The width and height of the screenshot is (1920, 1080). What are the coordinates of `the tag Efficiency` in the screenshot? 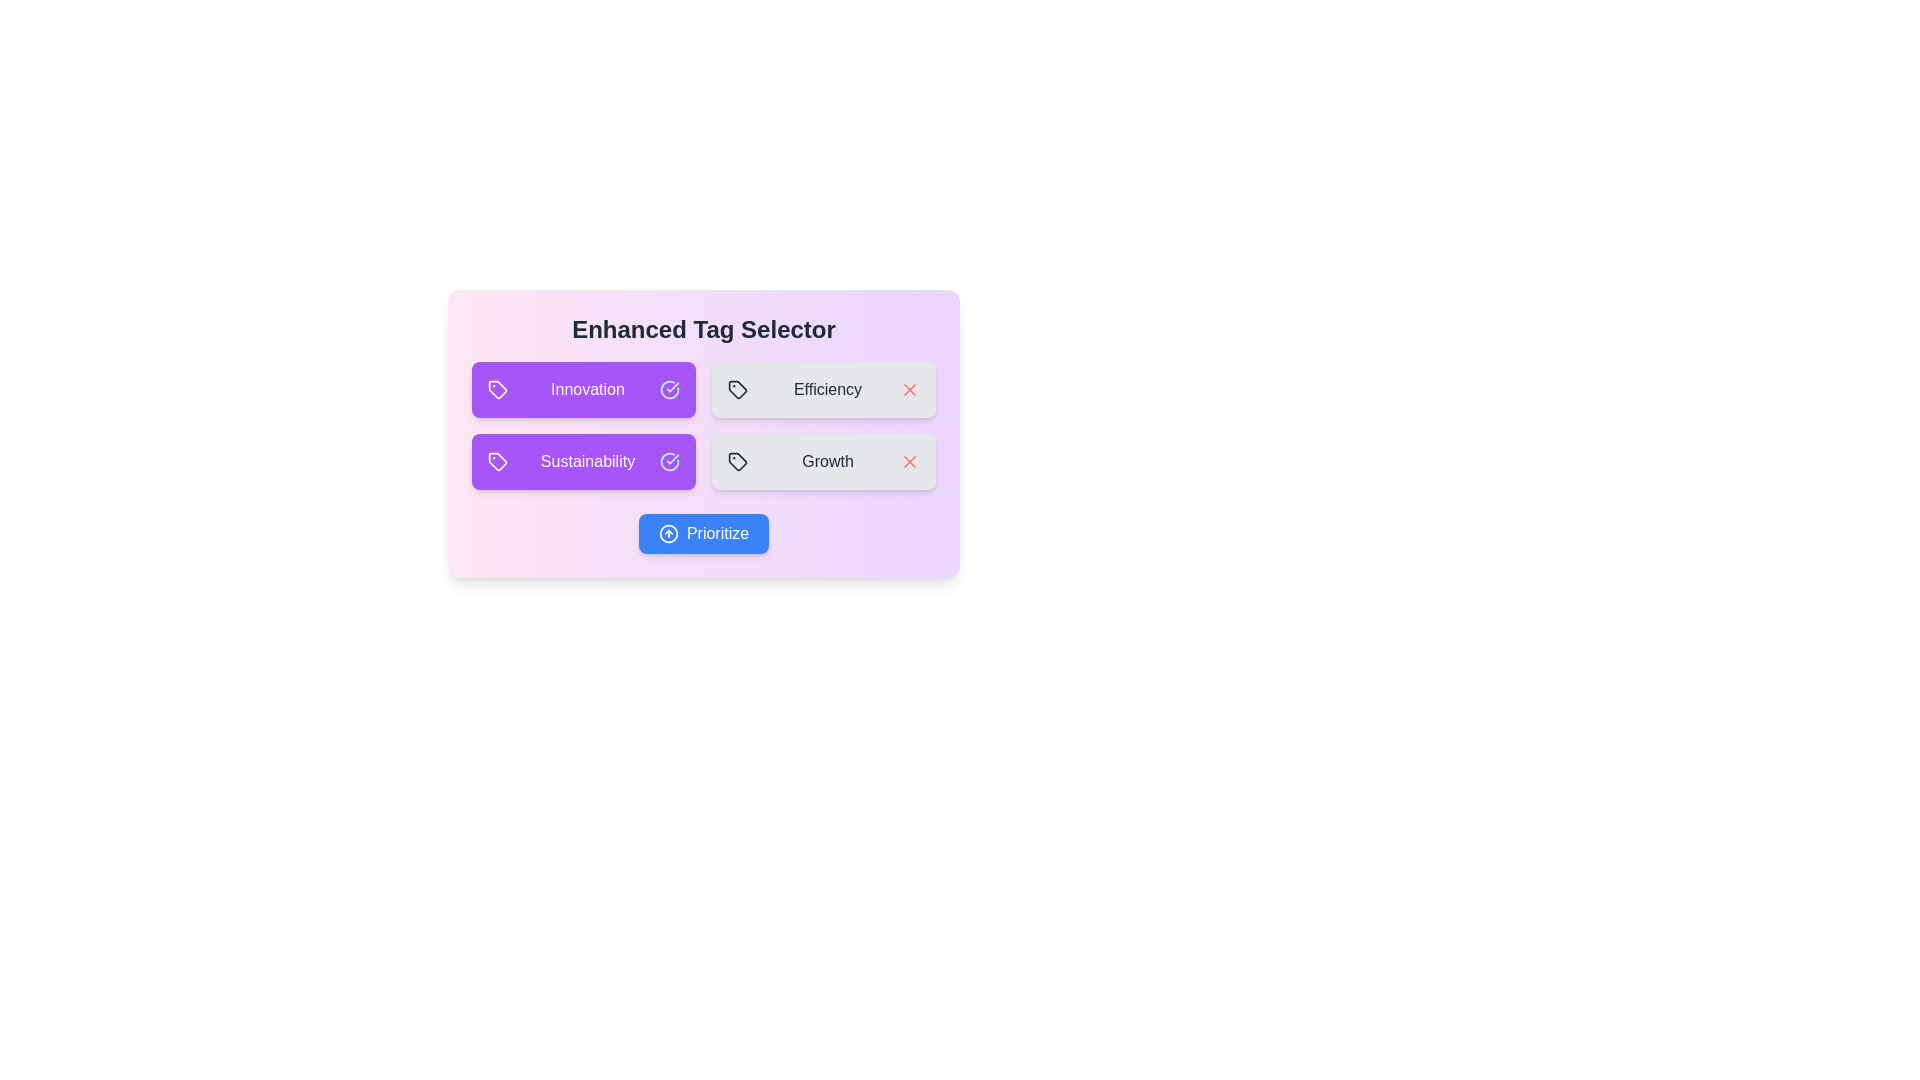 It's located at (824, 389).